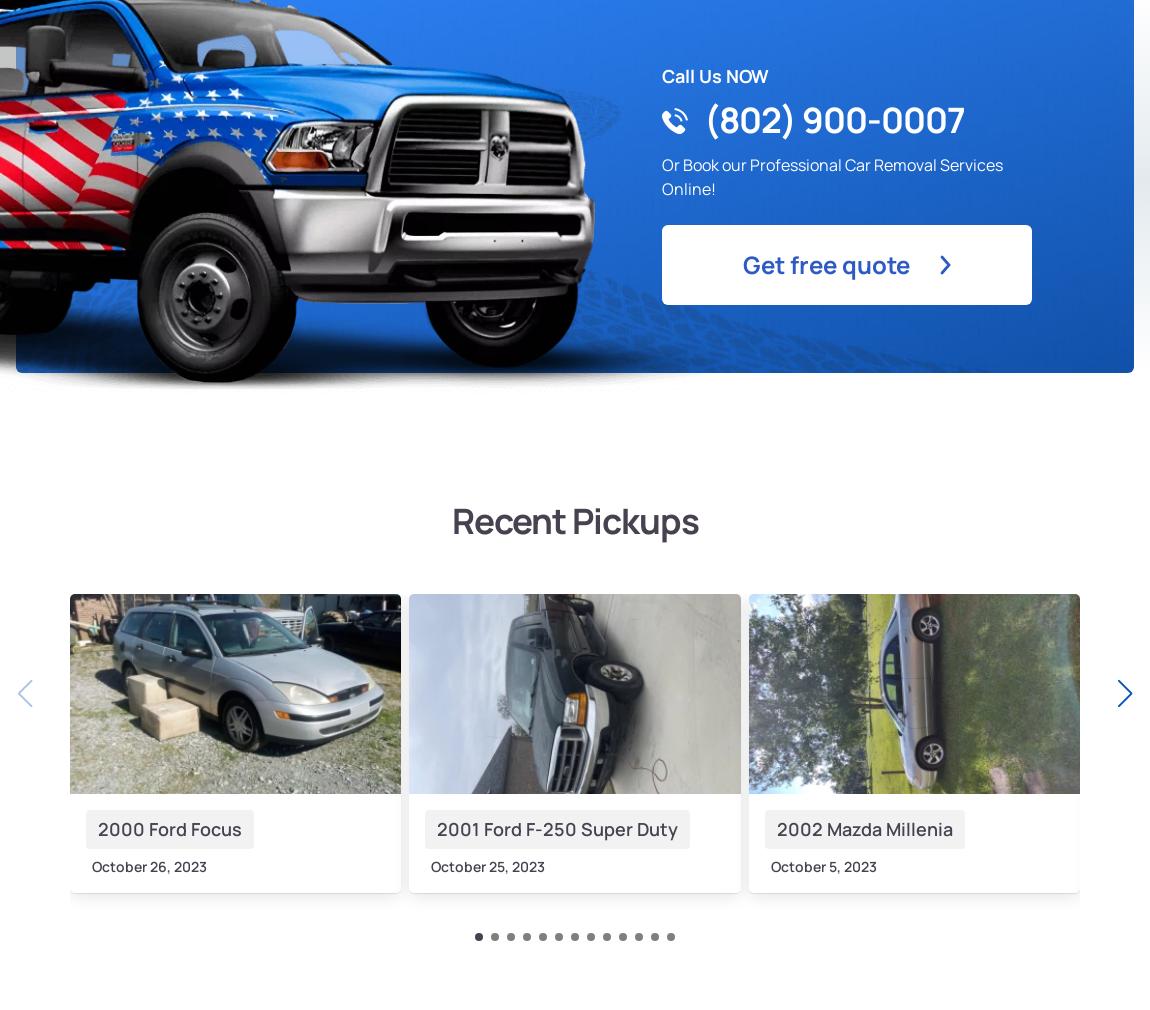 The image size is (1150, 1010). What do you see at coordinates (831, 175) in the screenshot?
I see `'Or Book our Professional Car Removal Services Online!'` at bounding box center [831, 175].